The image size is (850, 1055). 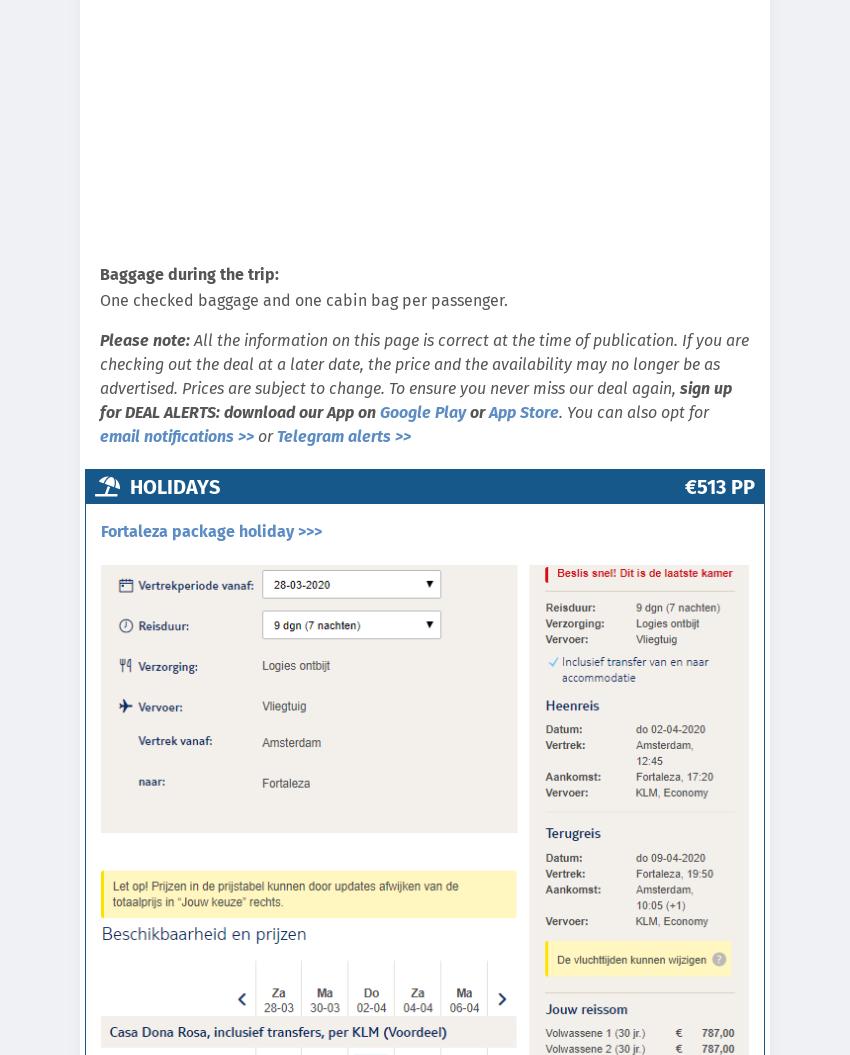 What do you see at coordinates (415, 400) in the screenshot?
I see `'sign up for DEAL ALERTS: download our App on'` at bounding box center [415, 400].